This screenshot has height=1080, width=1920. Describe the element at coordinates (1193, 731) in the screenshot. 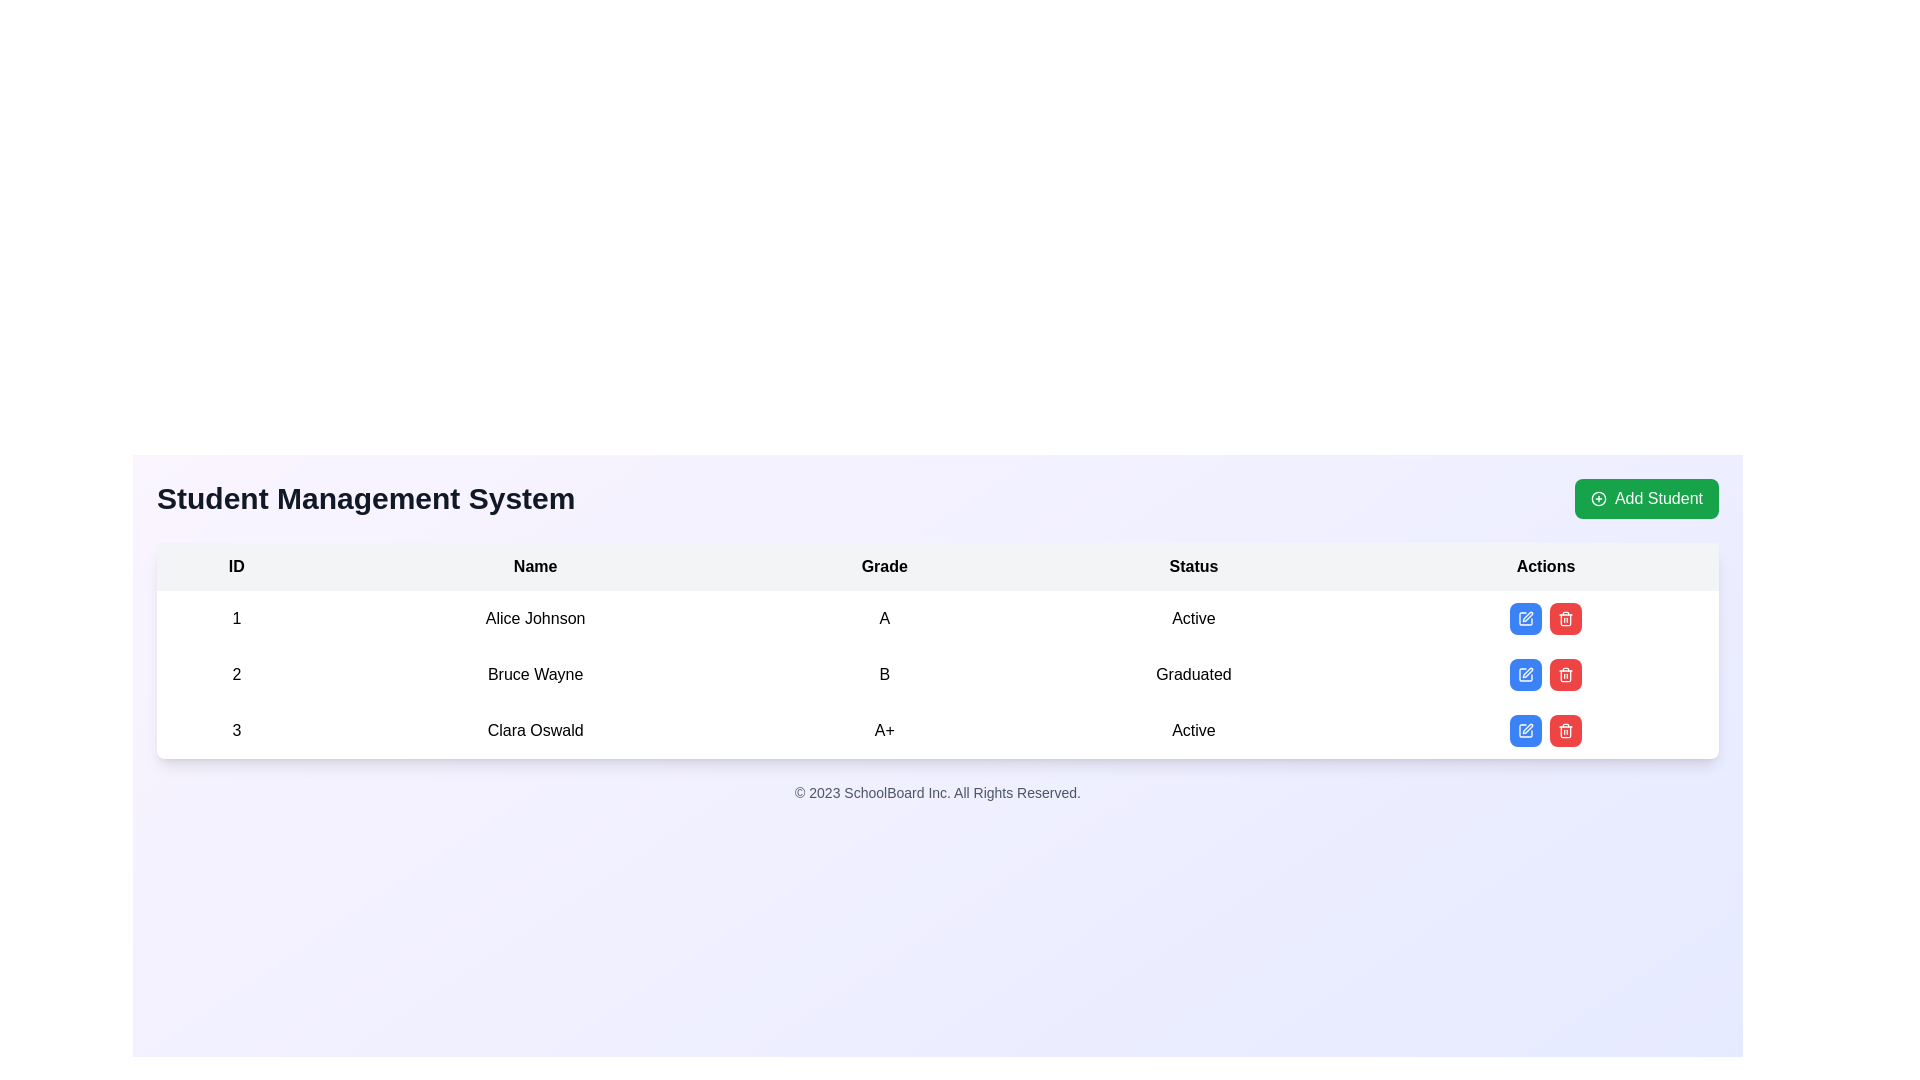

I see `the text element displaying 'Active' located in the fourth column of the third row under the 'Status' column in the 'Student Management System' table` at that location.